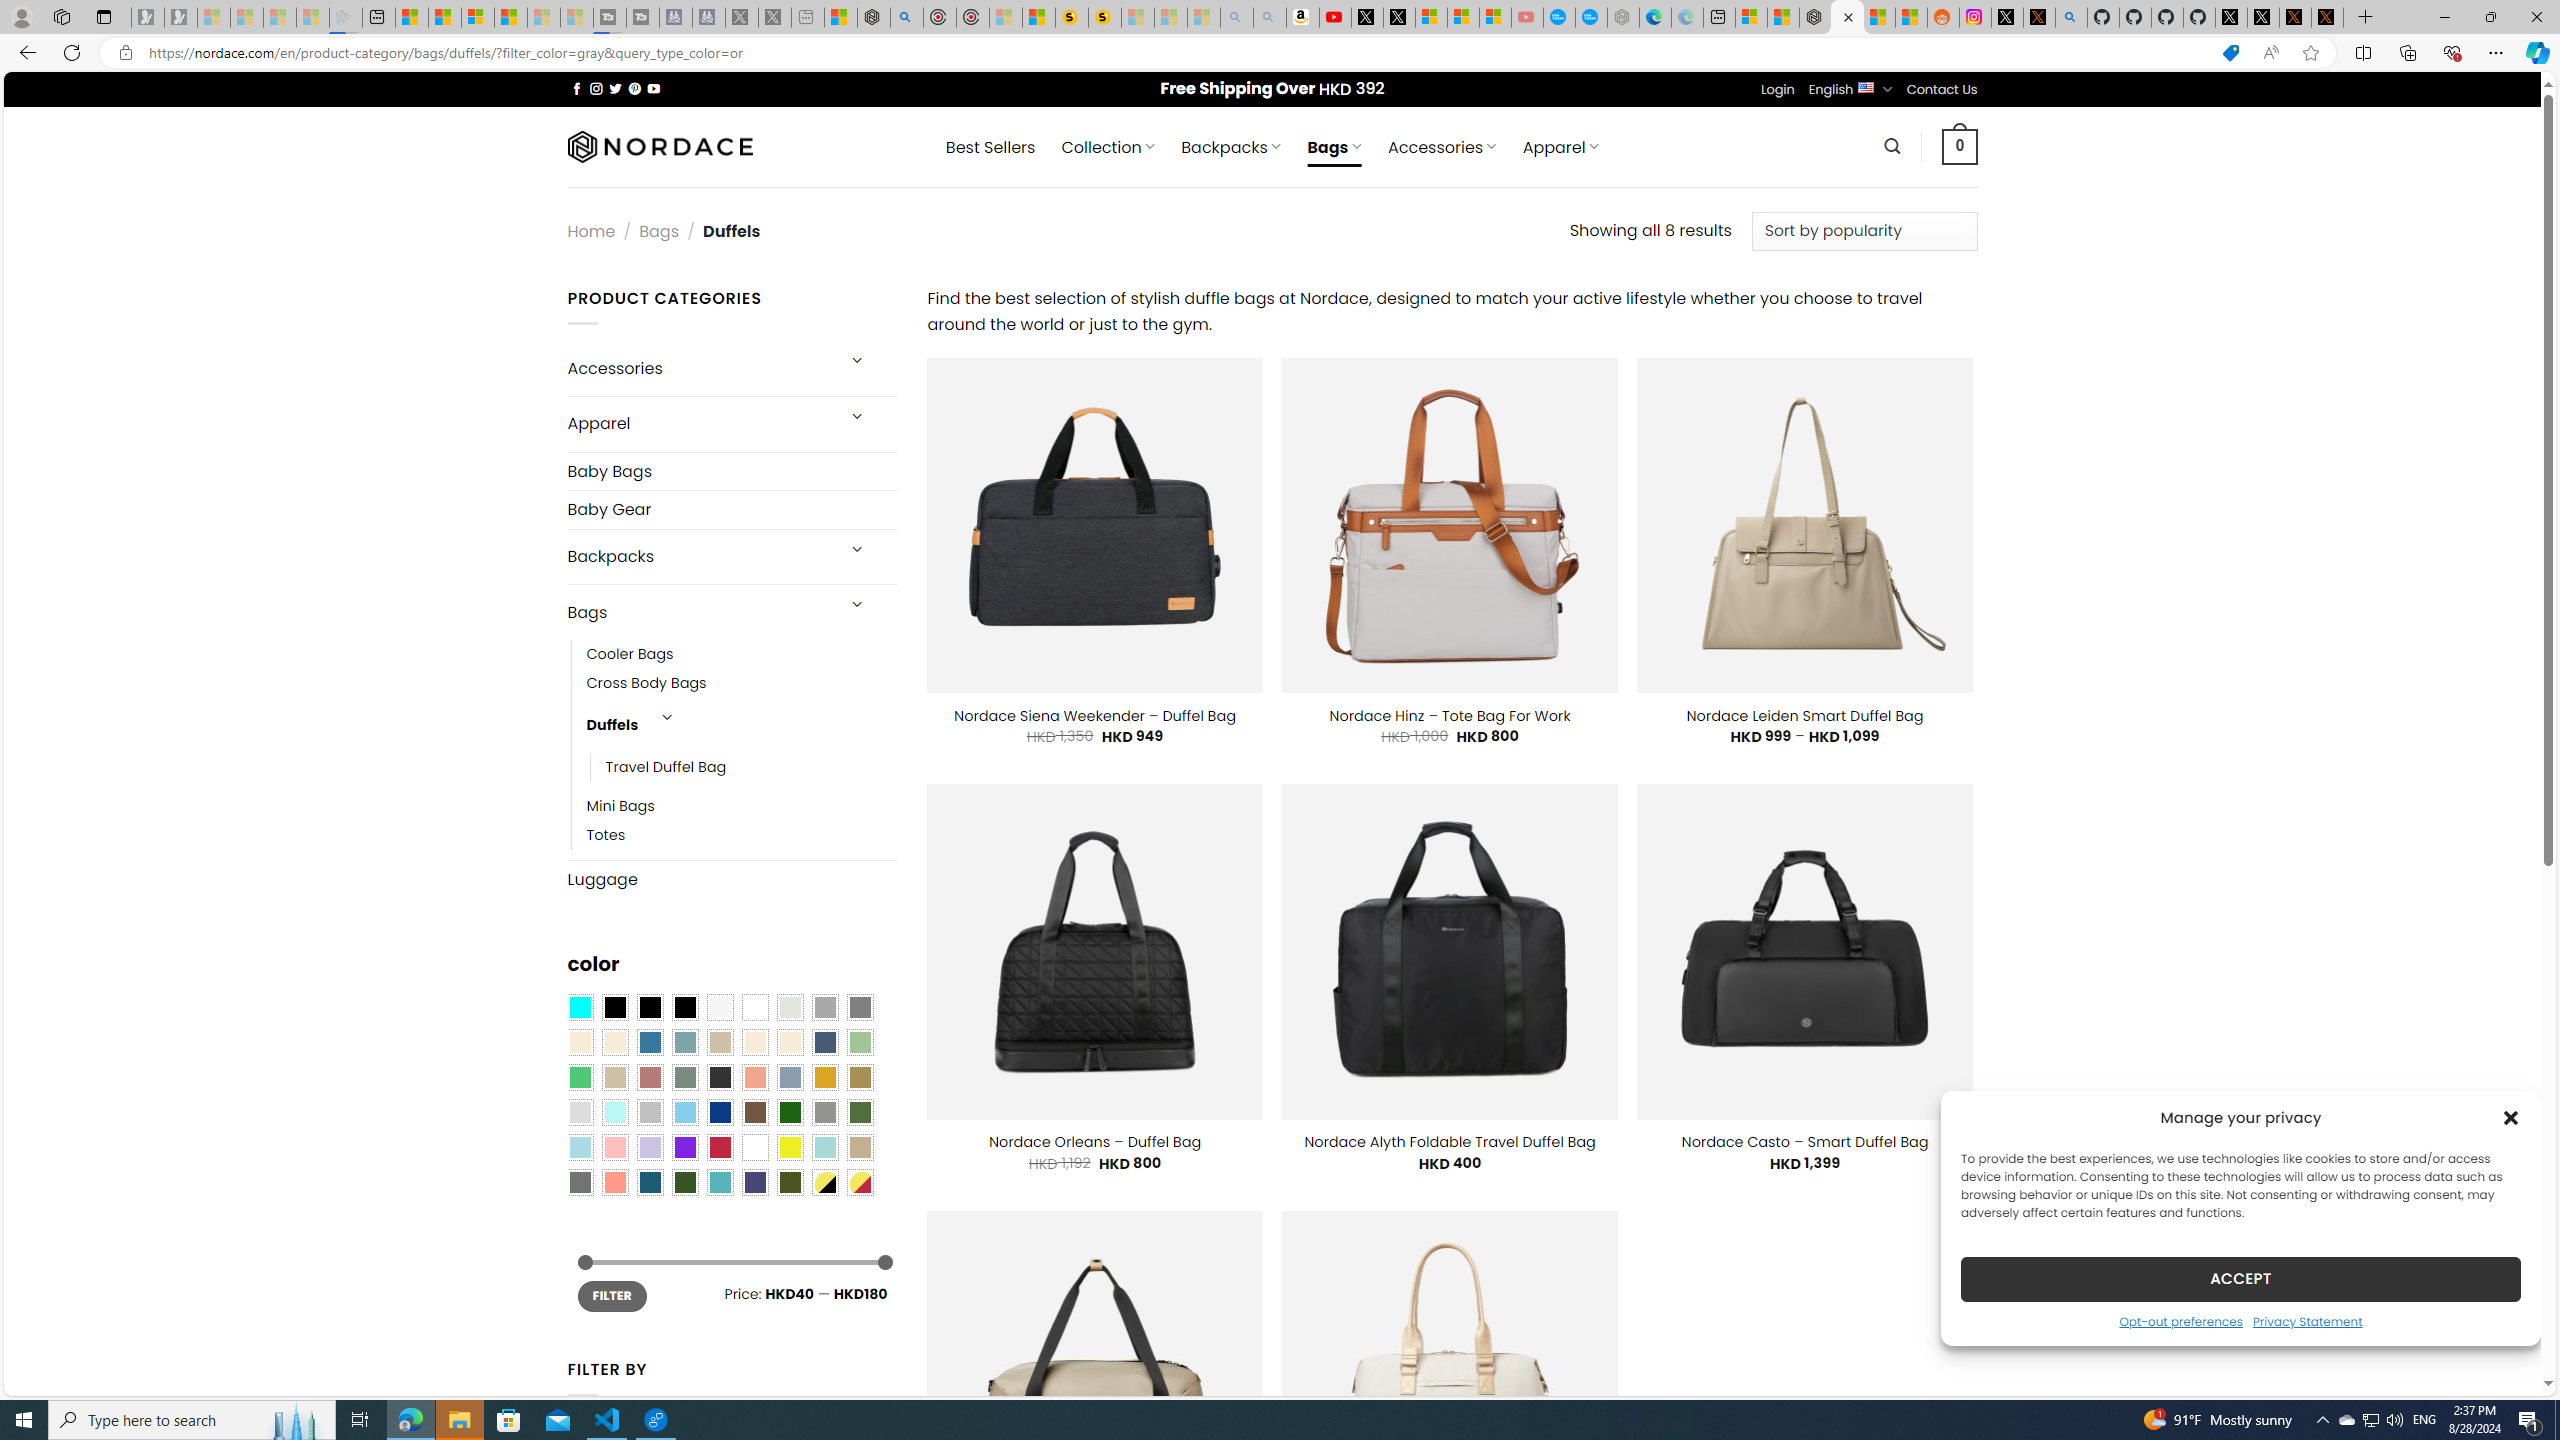  What do you see at coordinates (1268, 16) in the screenshot?
I see `'Amazon Echo Dot PNG - Search Images - Sleeping'` at bounding box center [1268, 16].